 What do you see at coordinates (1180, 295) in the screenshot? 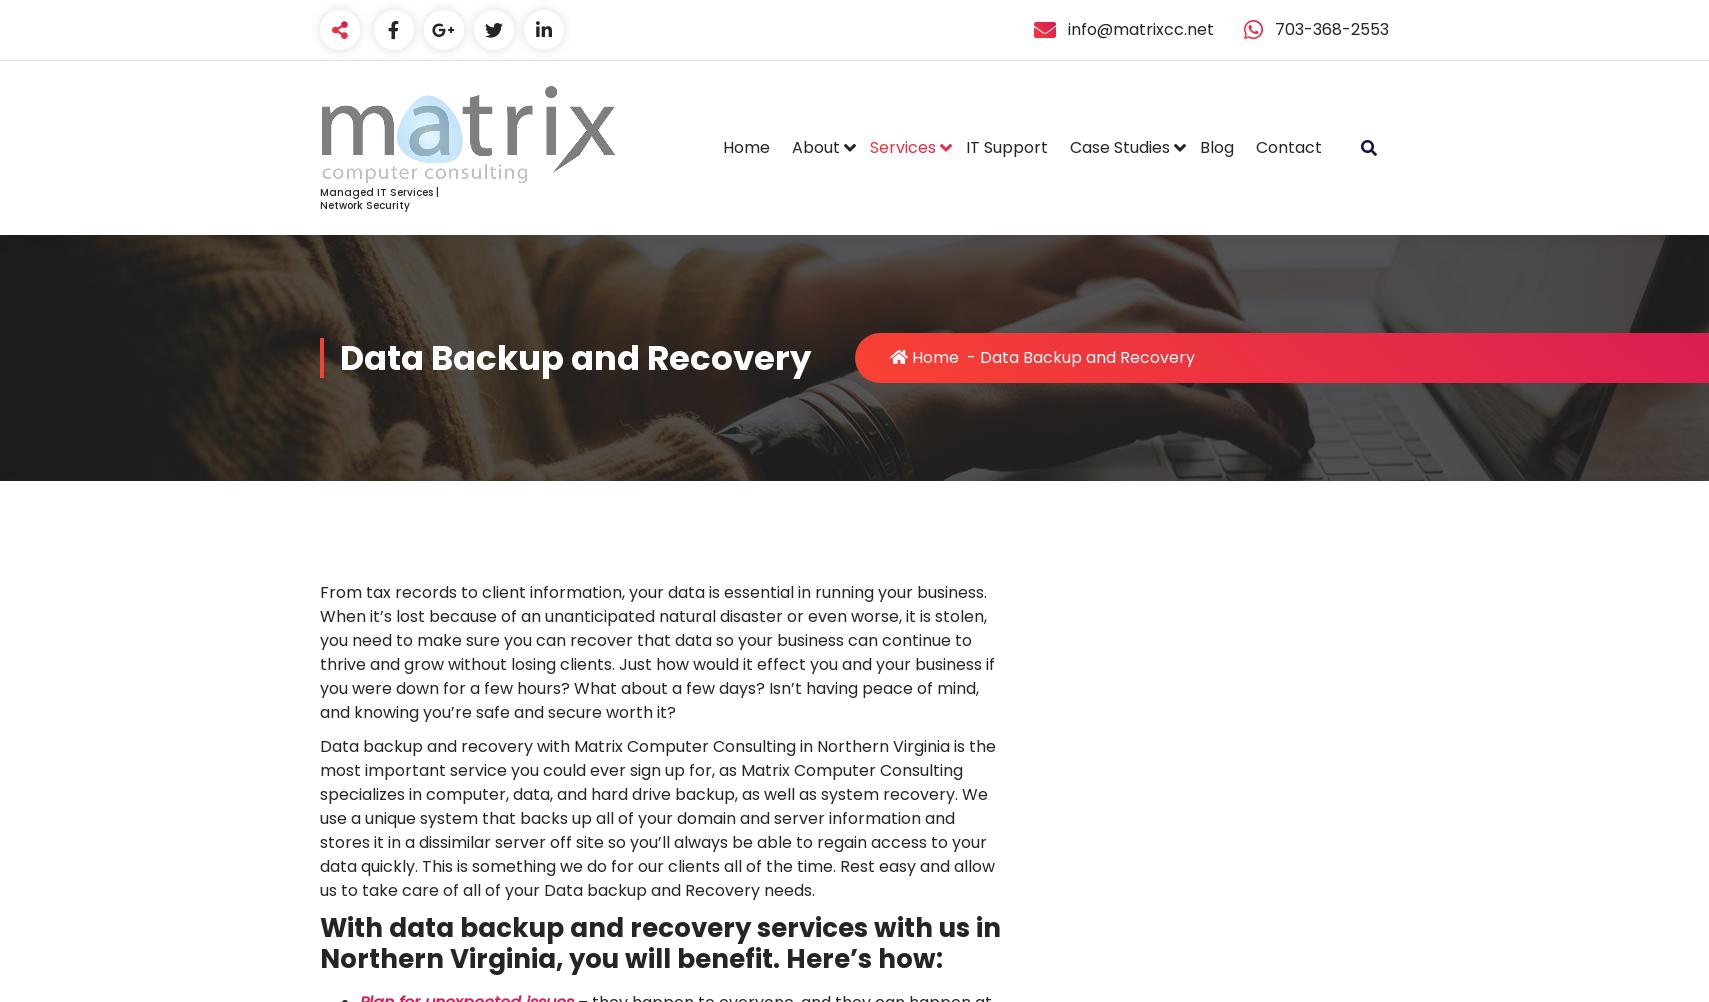
I see `'NIST 800-171 Compliance'` at bounding box center [1180, 295].